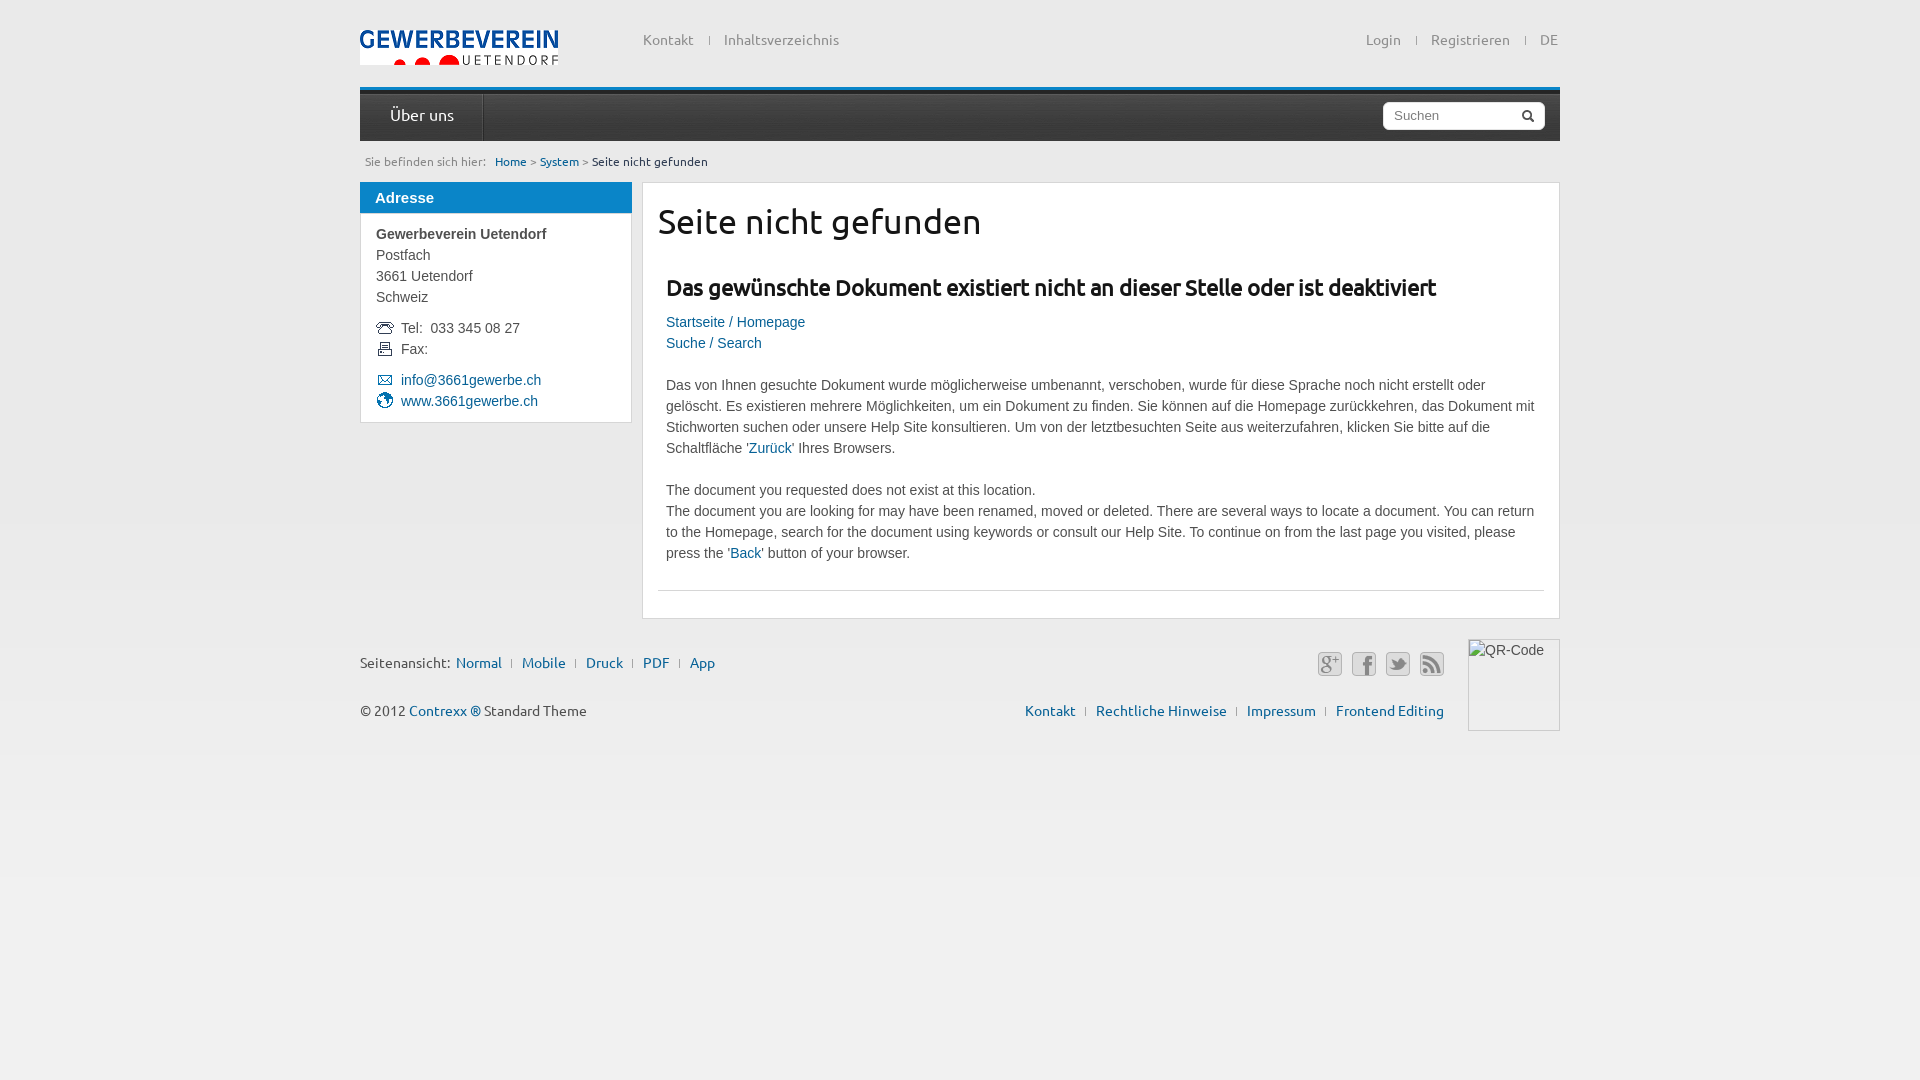 This screenshot has width=1920, height=1080. What do you see at coordinates (734, 320) in the screenshot?
I see `'Startseite / Homepage'` at bounding box center [734, 320].